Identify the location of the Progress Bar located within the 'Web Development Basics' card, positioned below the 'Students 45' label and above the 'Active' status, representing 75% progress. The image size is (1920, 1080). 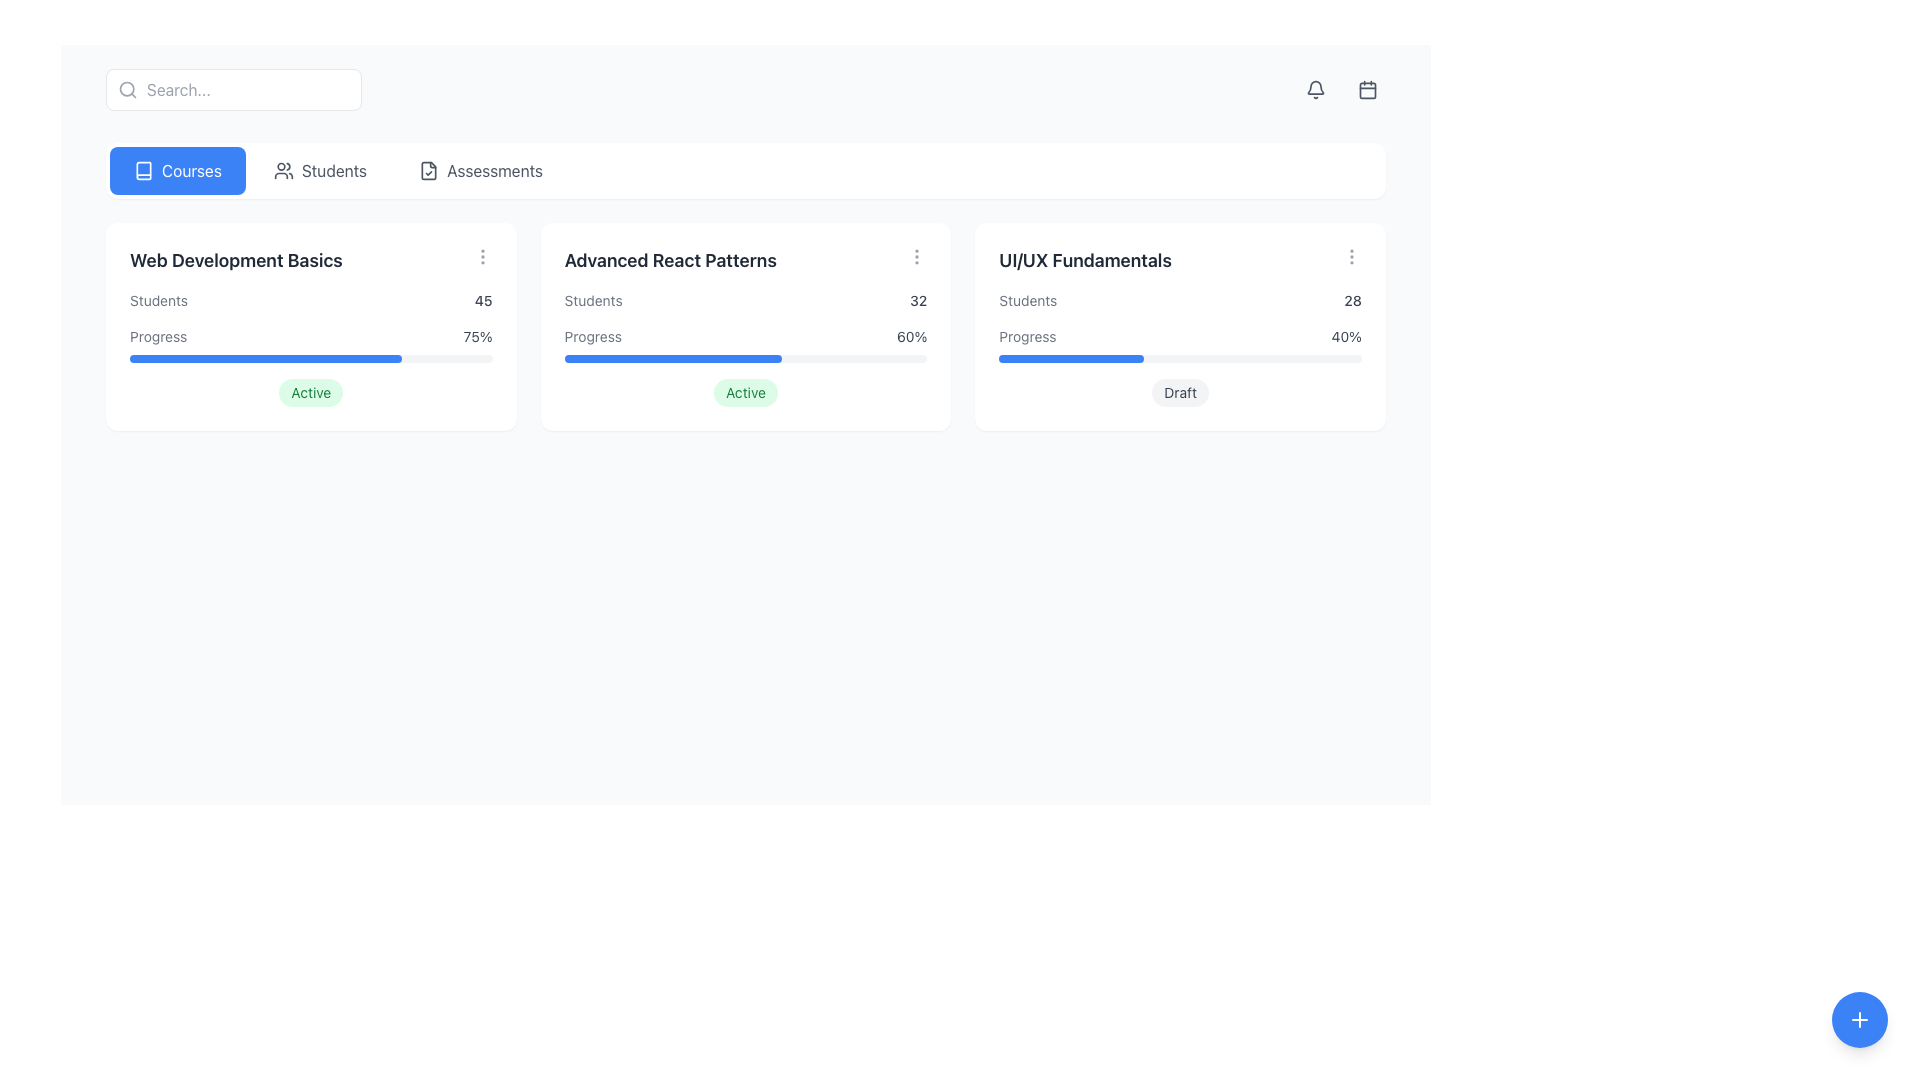
(310, 343).